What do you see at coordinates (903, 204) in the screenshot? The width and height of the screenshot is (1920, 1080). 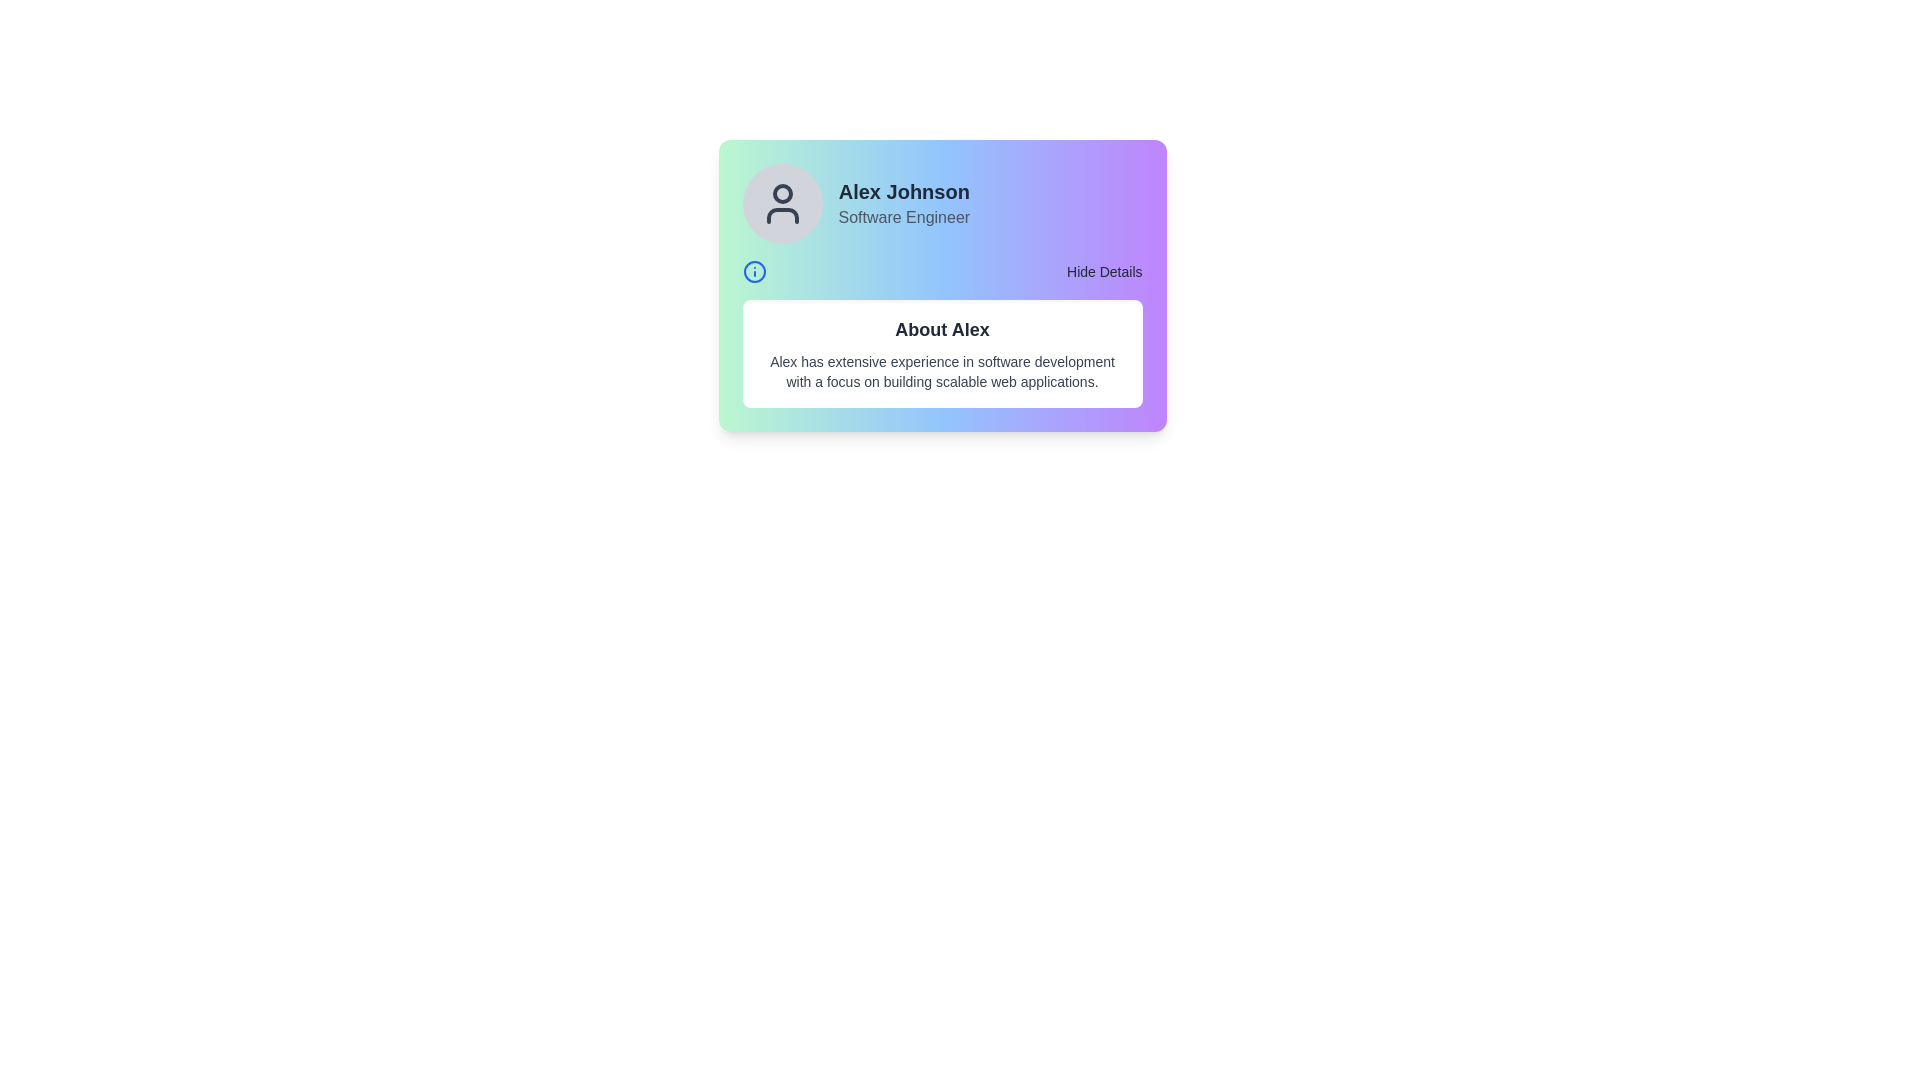 I see `the text block displaying 'Alex Johnson' and 'Software Engineer' to trigger the tooltip` at bounding box center [903, 204].